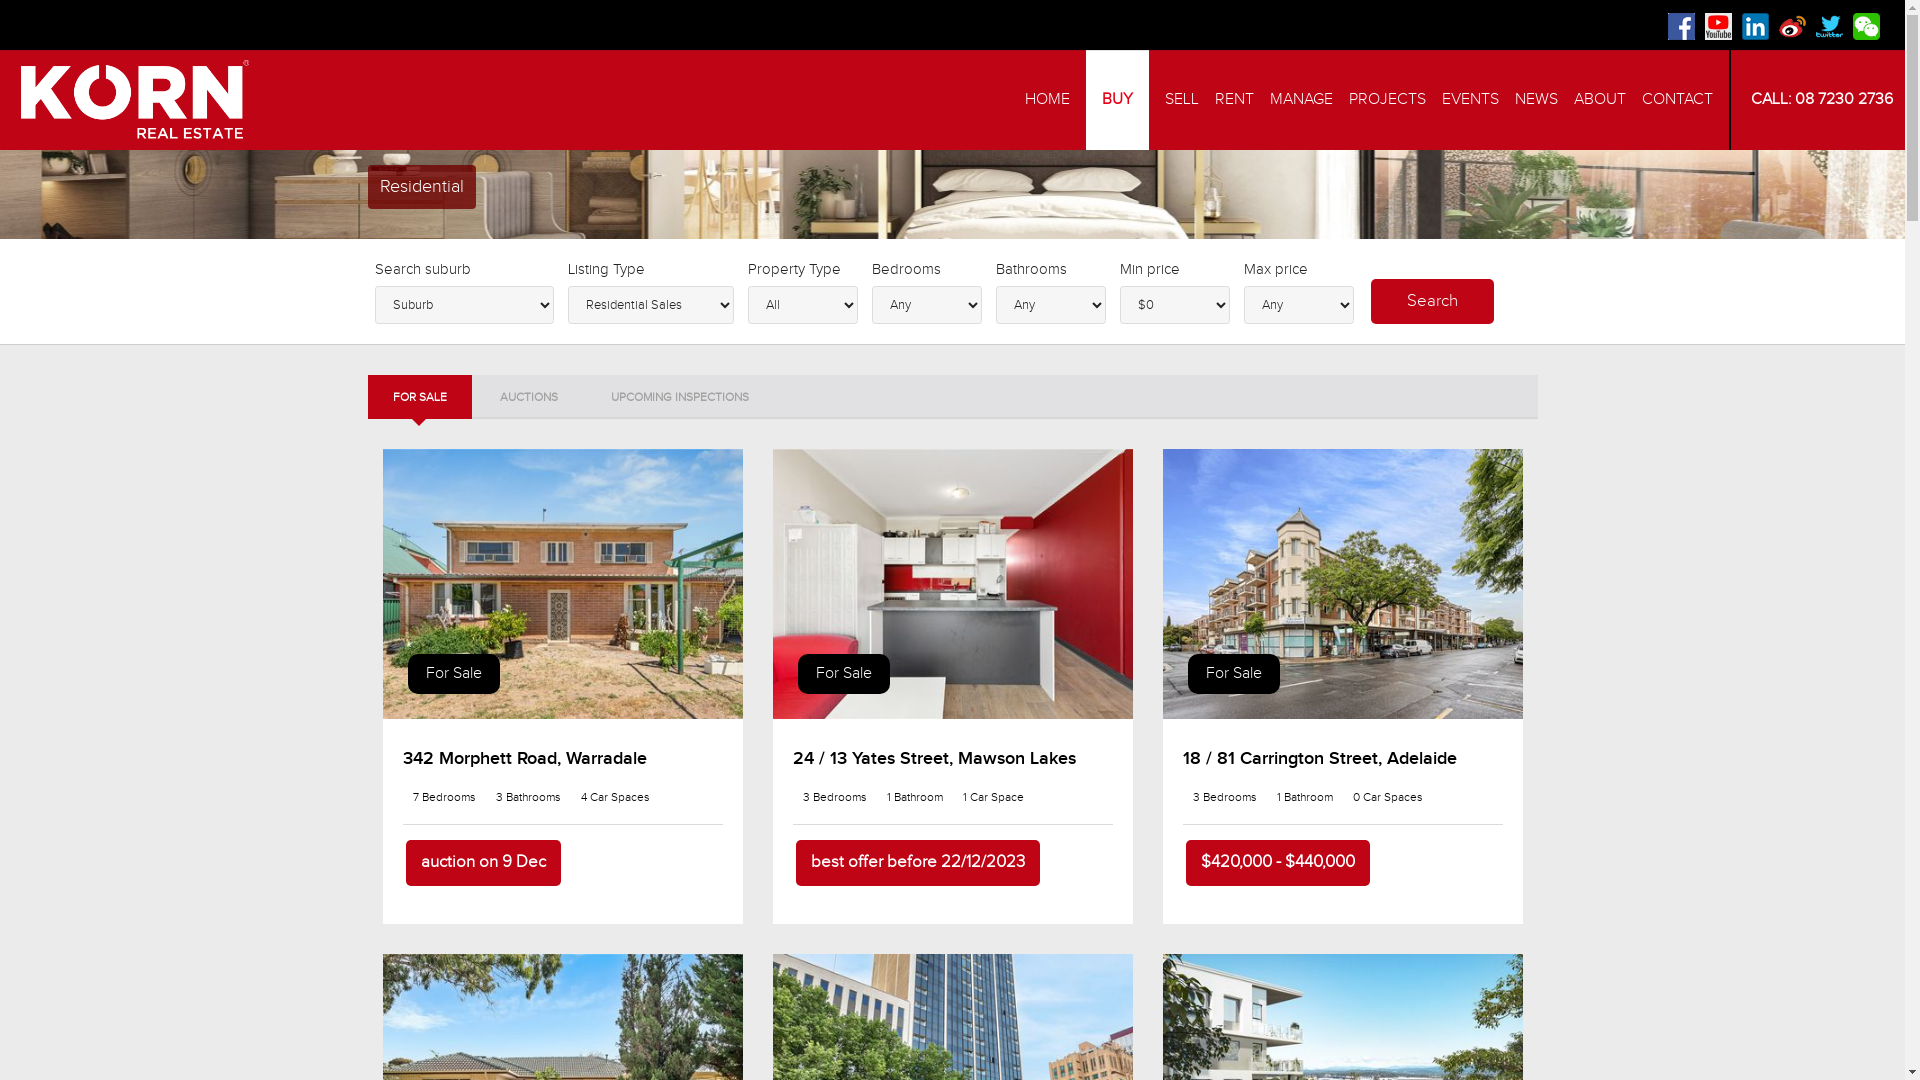  Describe the element at coordinates (1430, 301) in the screenshot. I see `'search'` at that location.